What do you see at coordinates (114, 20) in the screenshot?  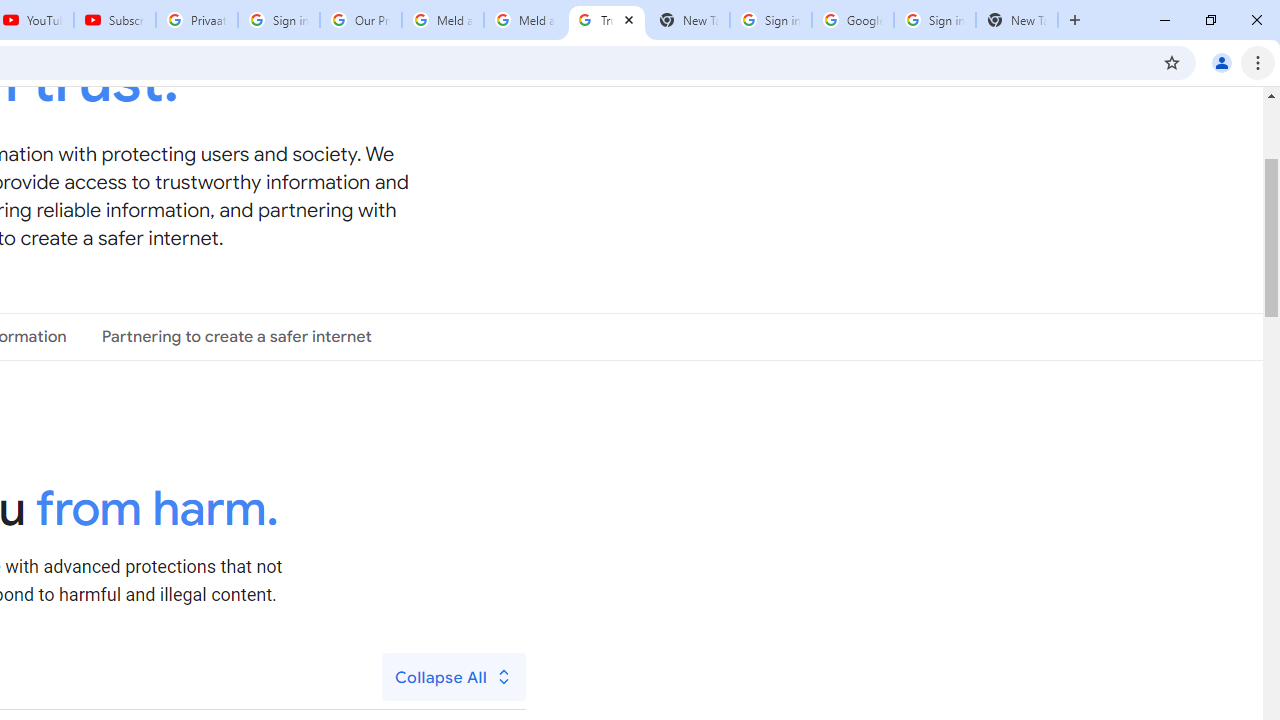 I see `'Subscriptions - YouTube'` at bounding box center [114, 20].